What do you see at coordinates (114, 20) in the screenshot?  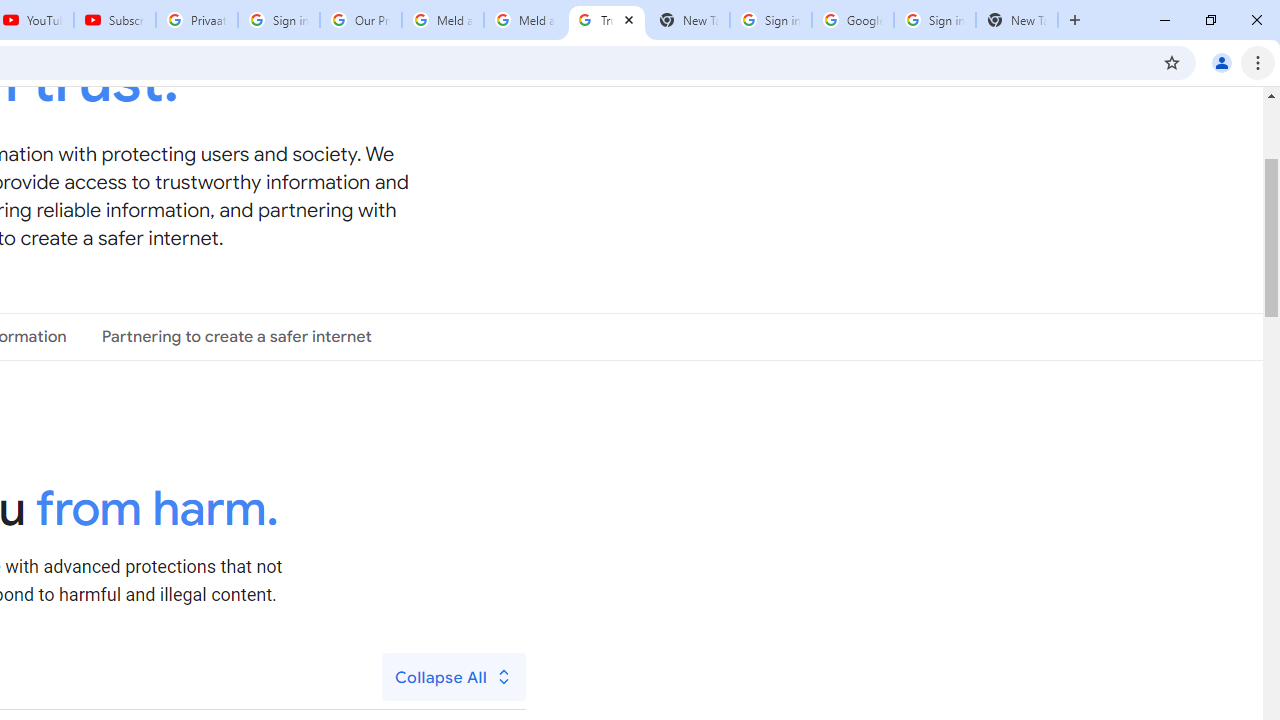 I see `'Subscriptions - YouTube'` at bounding box center [114, 20].